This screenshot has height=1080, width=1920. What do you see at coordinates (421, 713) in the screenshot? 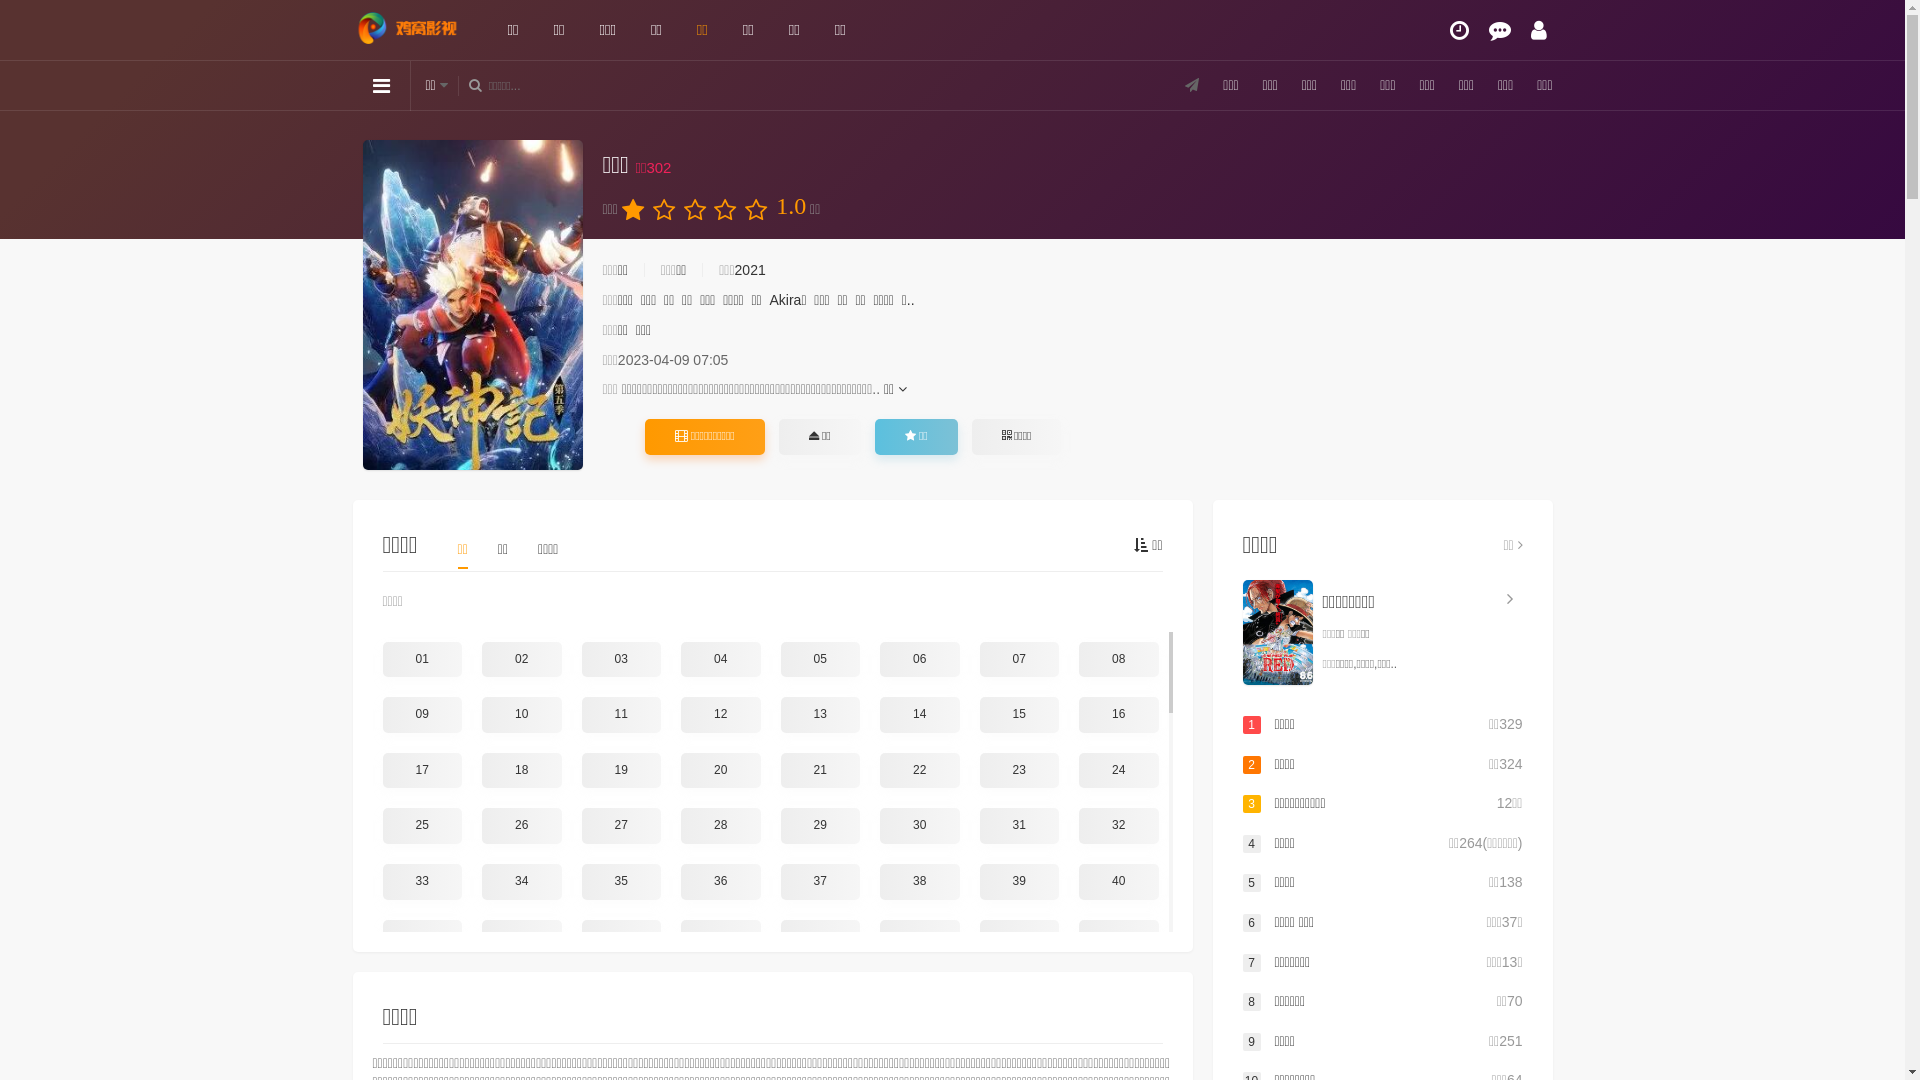
I see `'09'` at bounding box center [421, 713].